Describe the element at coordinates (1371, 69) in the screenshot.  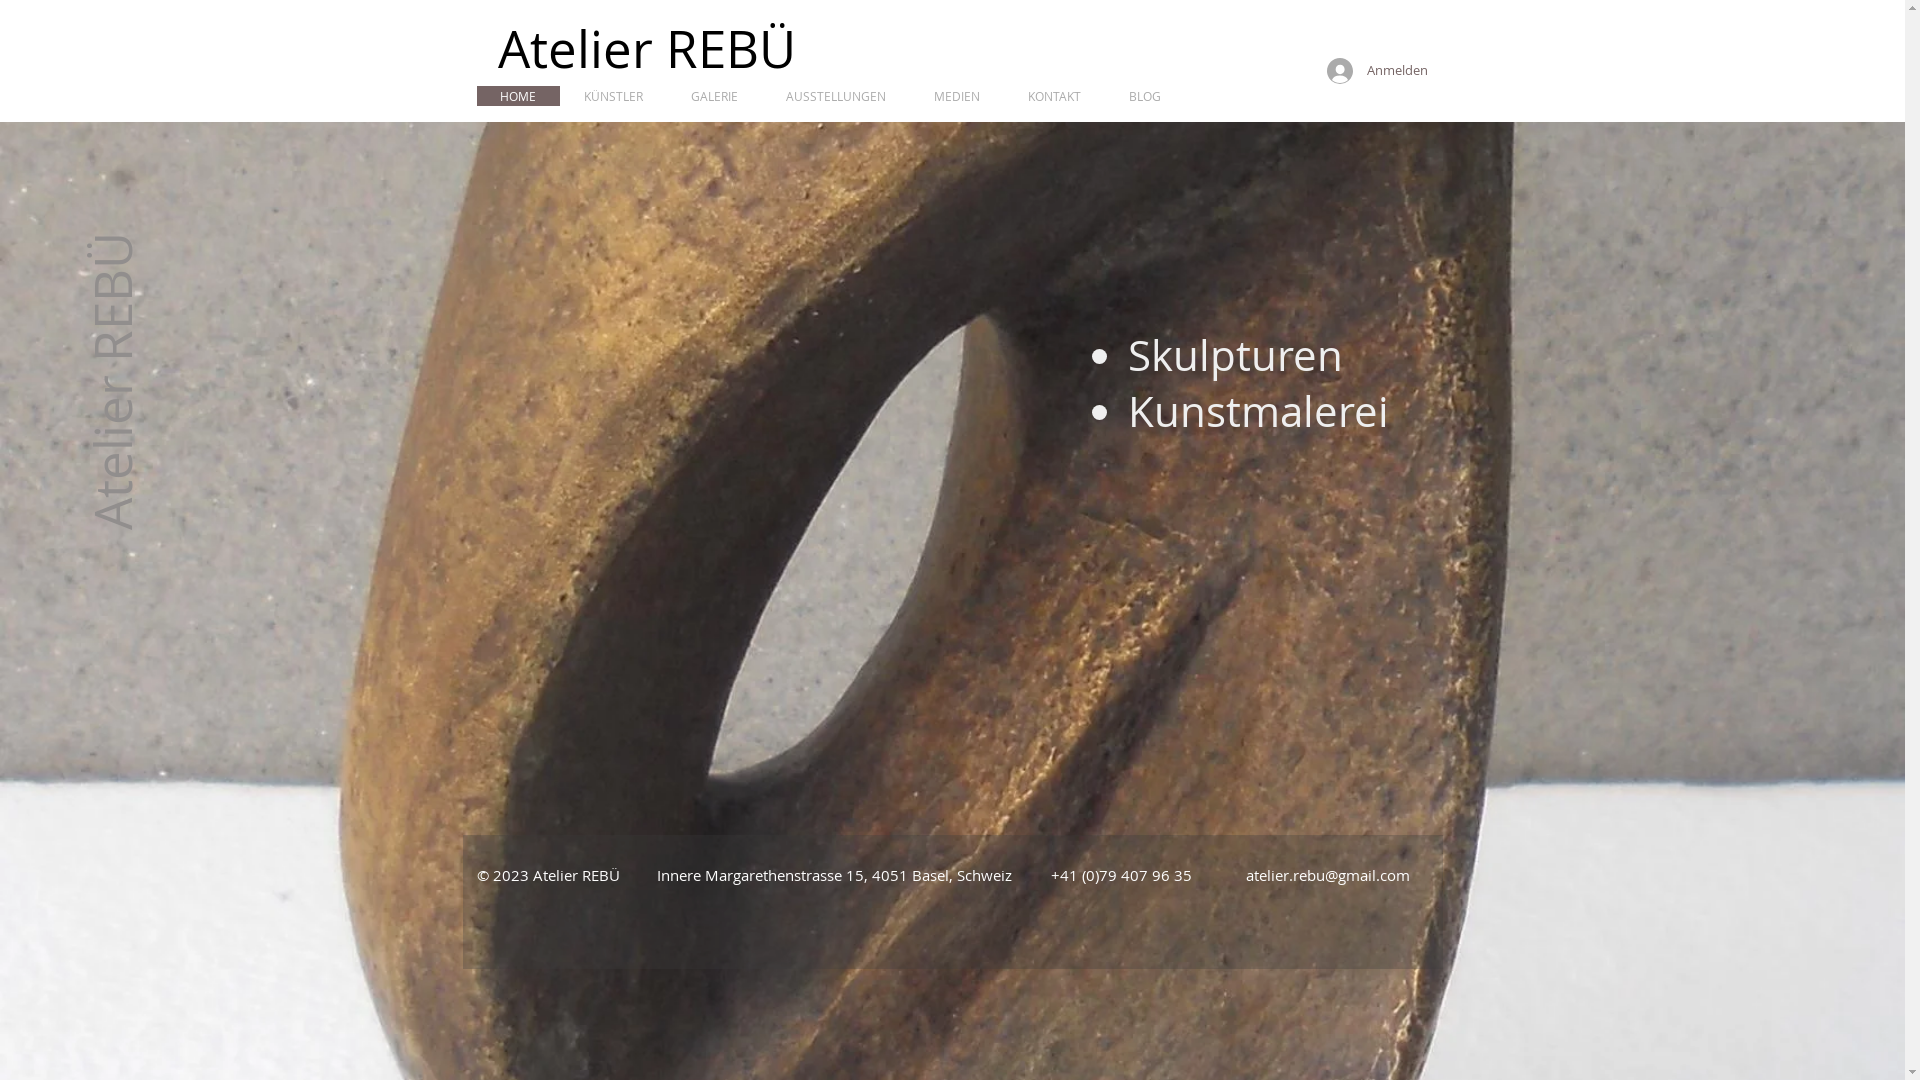
I see `'Anmelden'` at that location.